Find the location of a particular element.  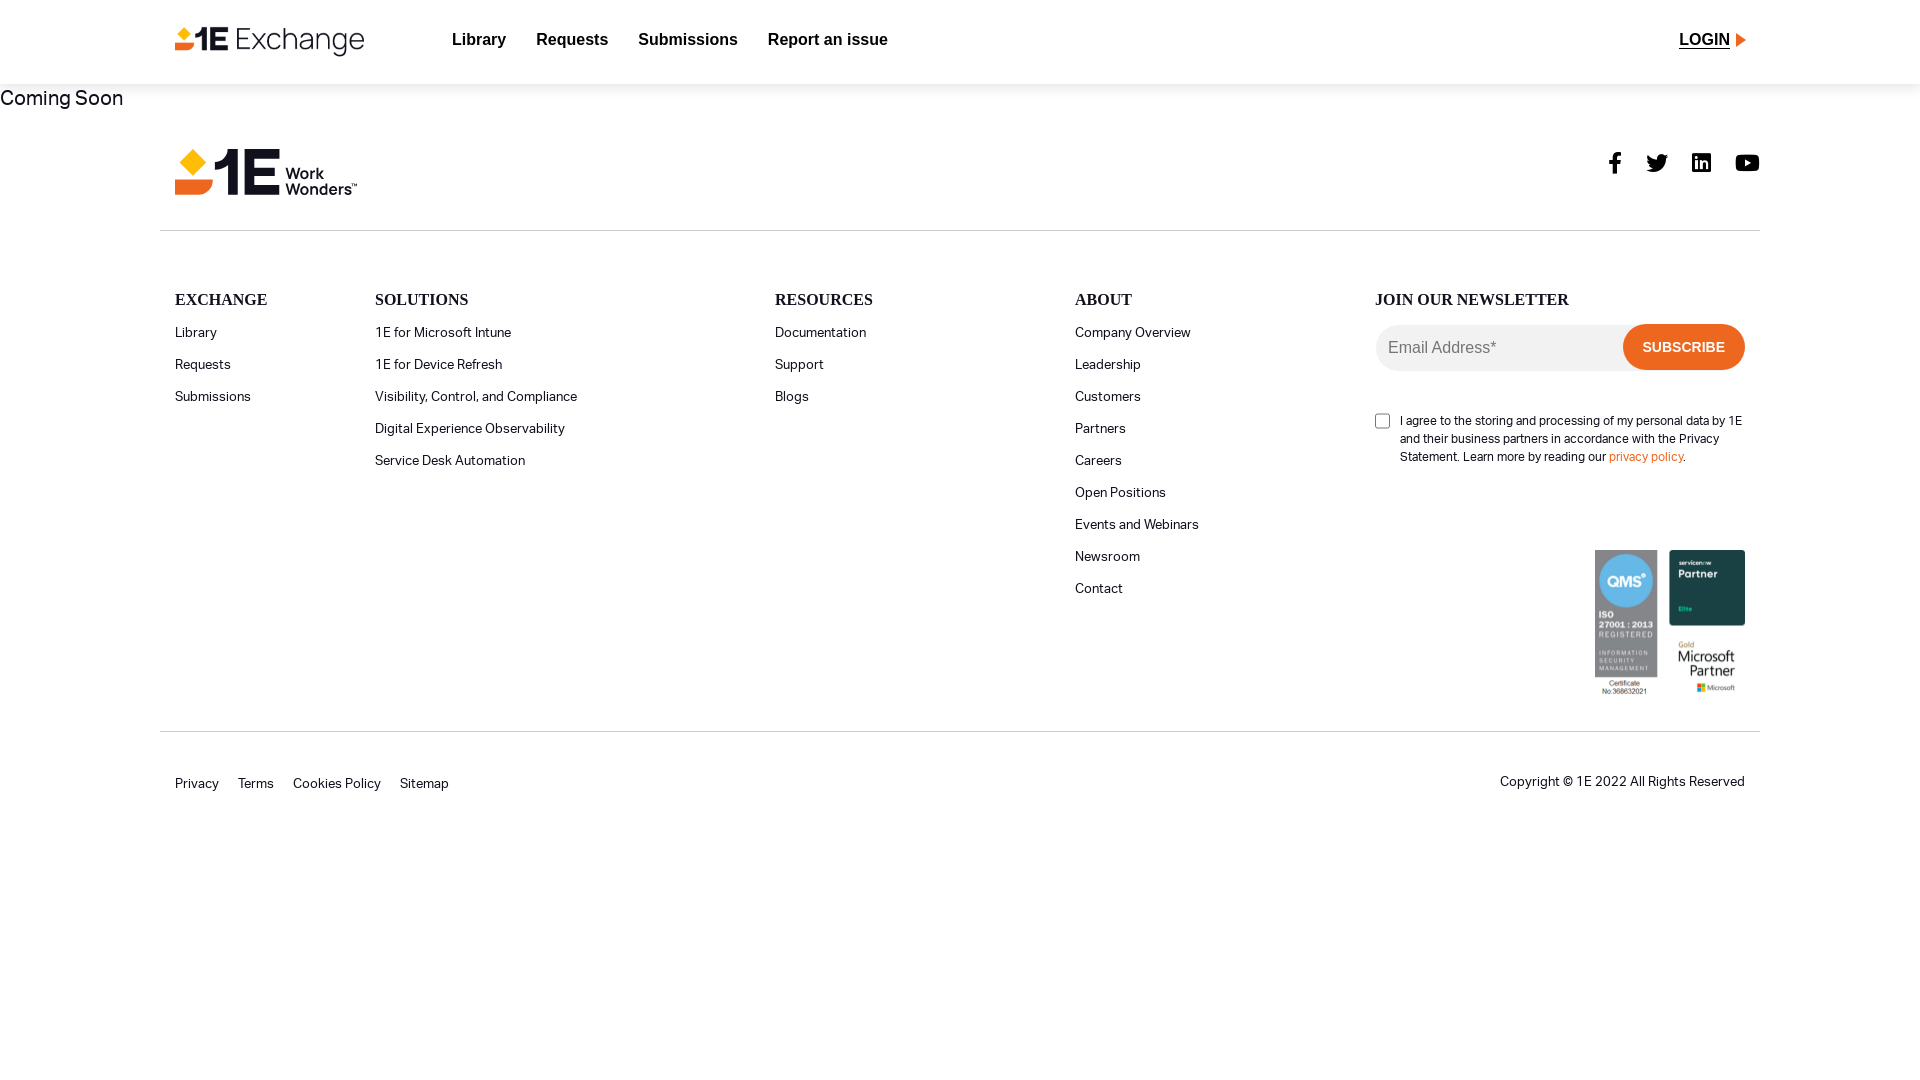

'Support' is located at coordinates (798, 365).